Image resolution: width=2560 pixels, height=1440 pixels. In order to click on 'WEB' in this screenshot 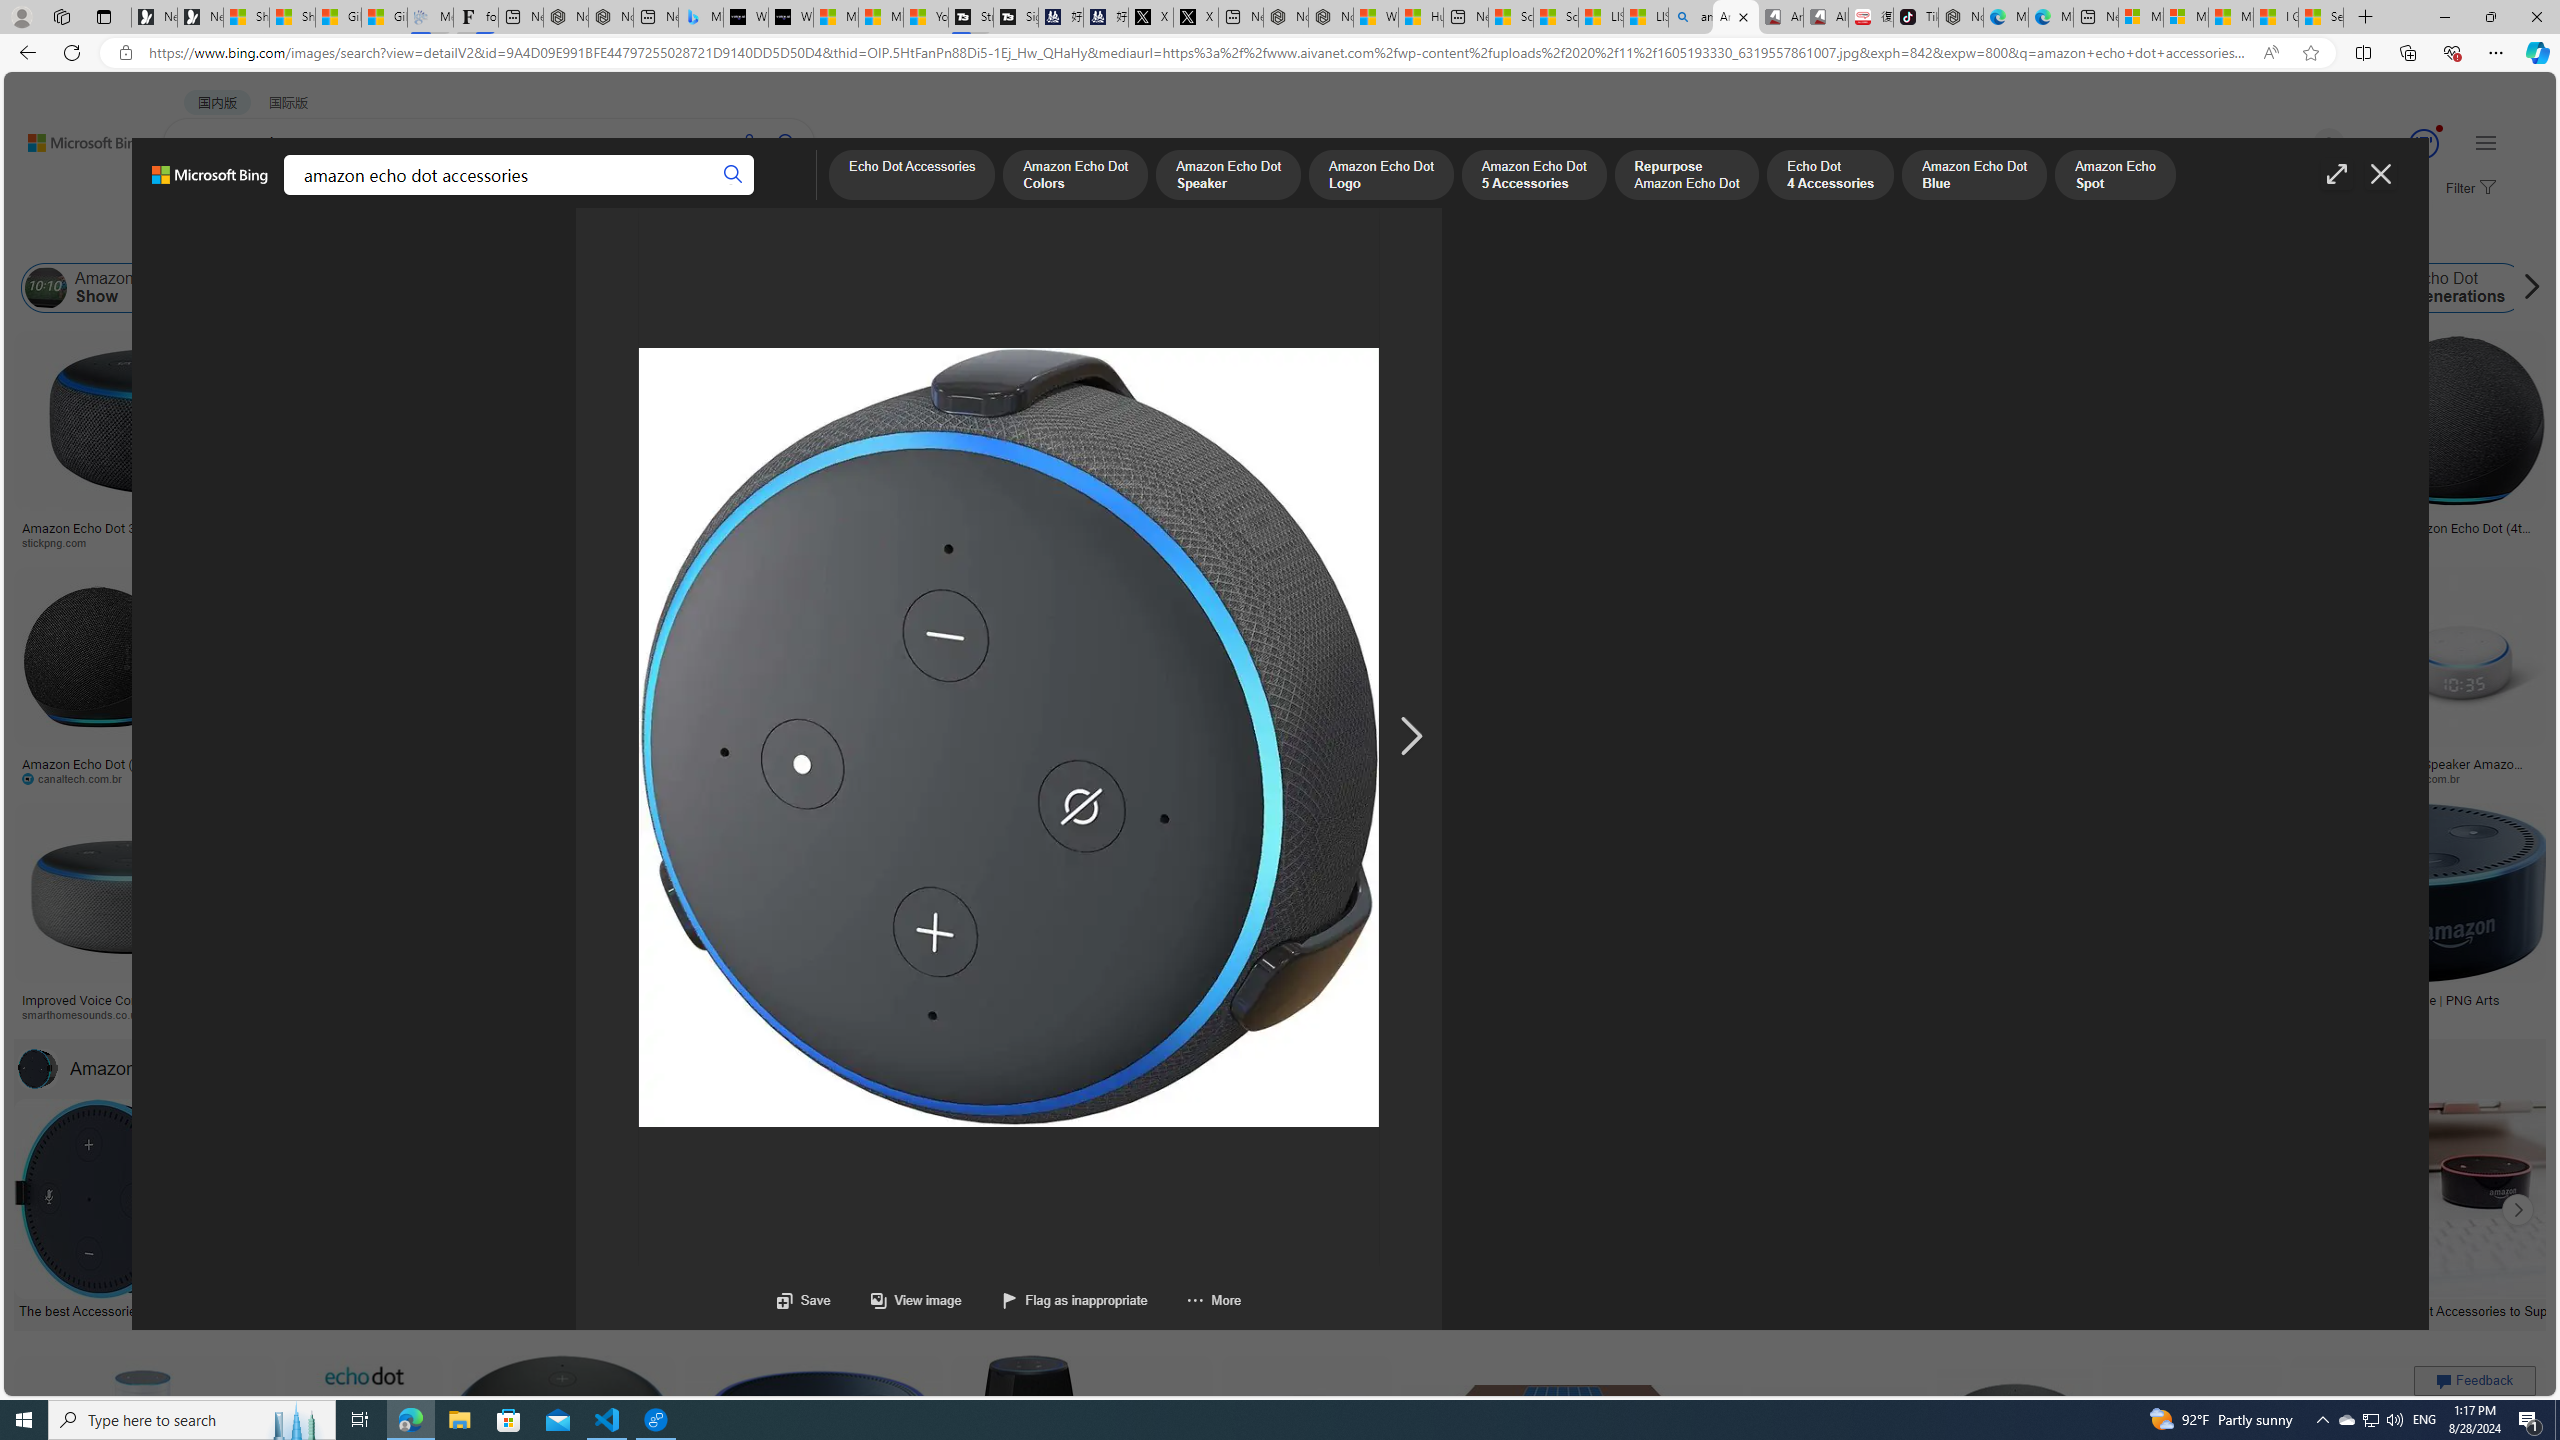, I will do `click(199, 195)`.